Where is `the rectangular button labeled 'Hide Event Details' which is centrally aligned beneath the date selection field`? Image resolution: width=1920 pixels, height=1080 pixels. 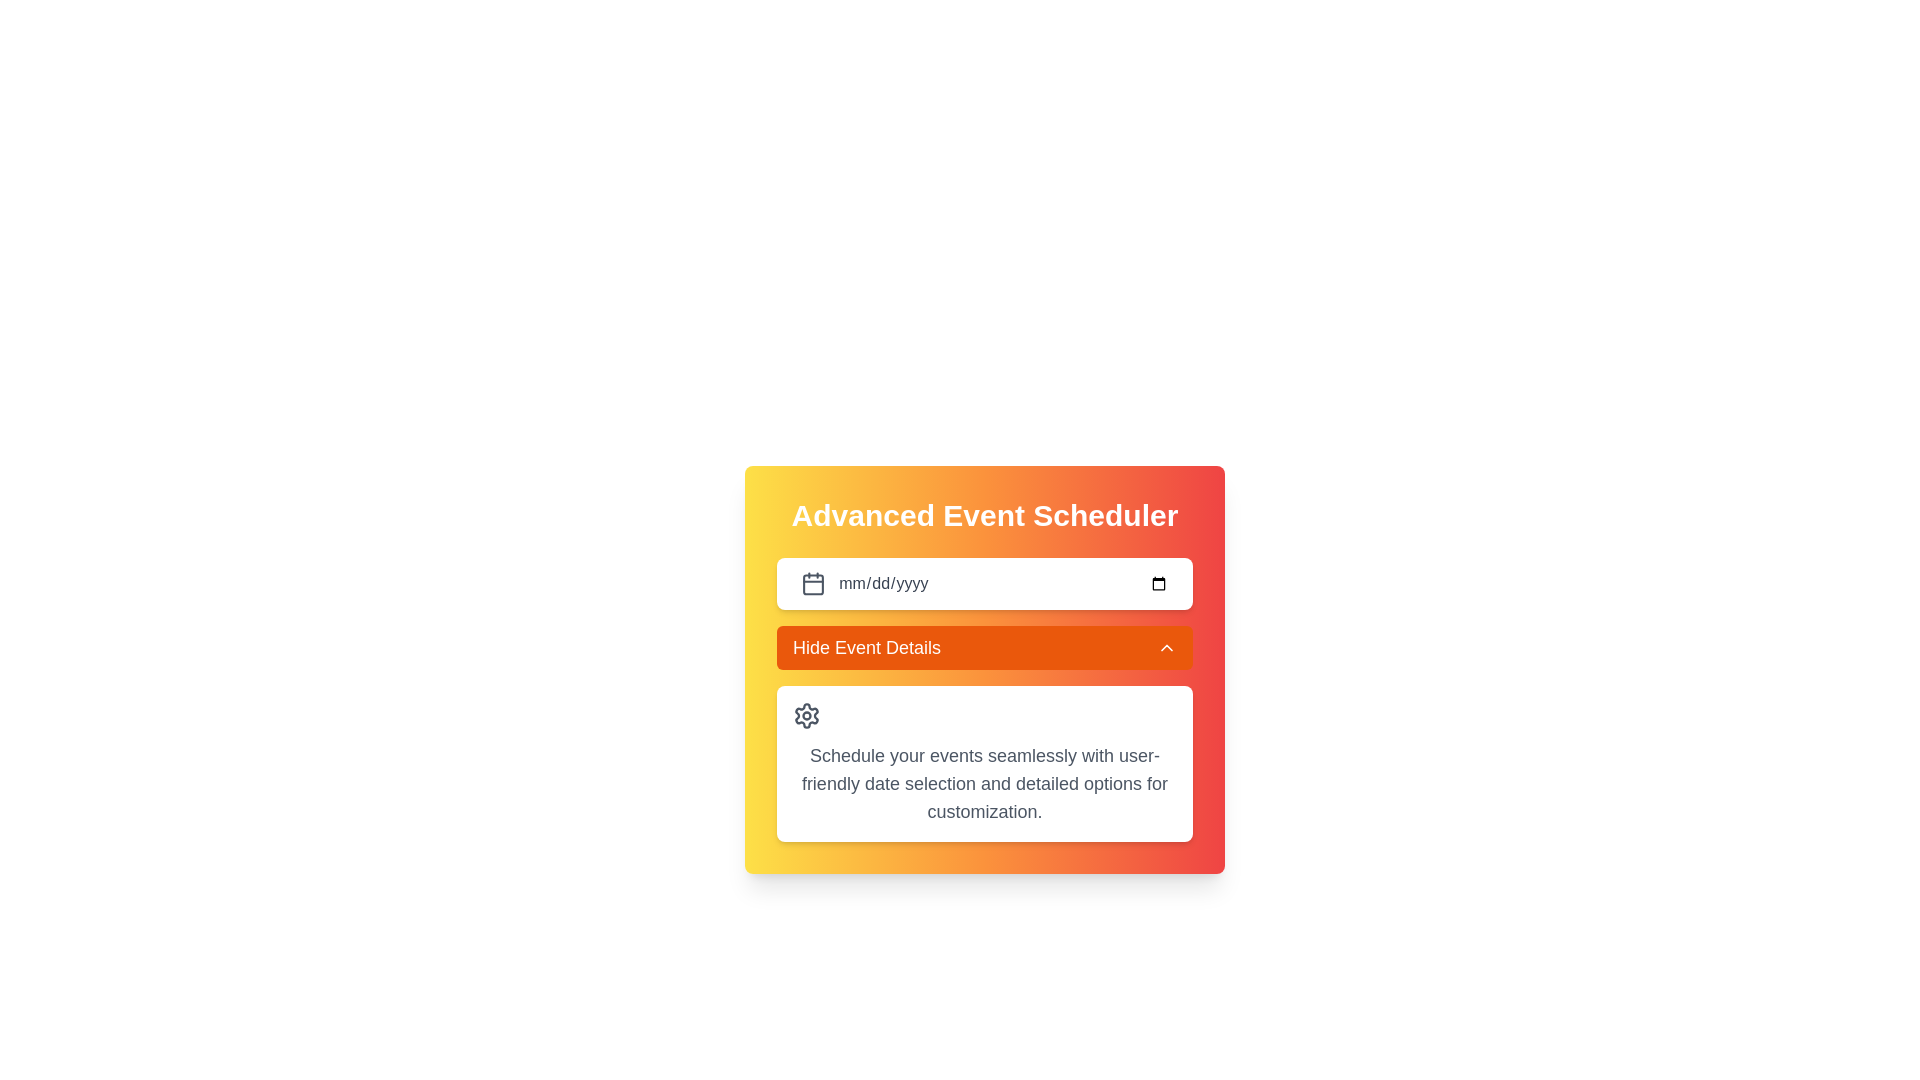
the rectangular button labeled 'Hide Event Details' which is centrally aligned beneath the date selection field is located at coordinates (984, 648).